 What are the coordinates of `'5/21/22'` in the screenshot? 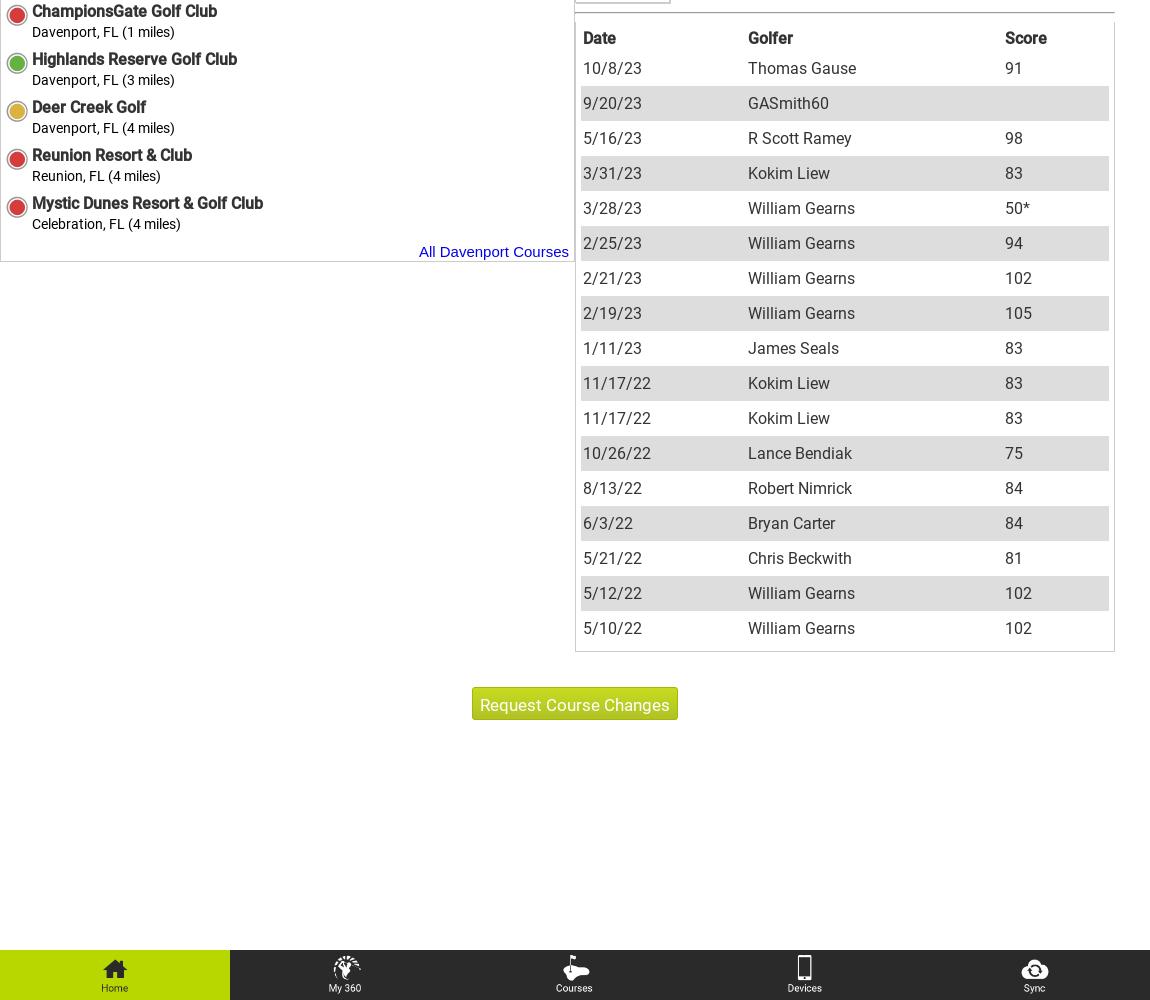 It's located at (582, 557).